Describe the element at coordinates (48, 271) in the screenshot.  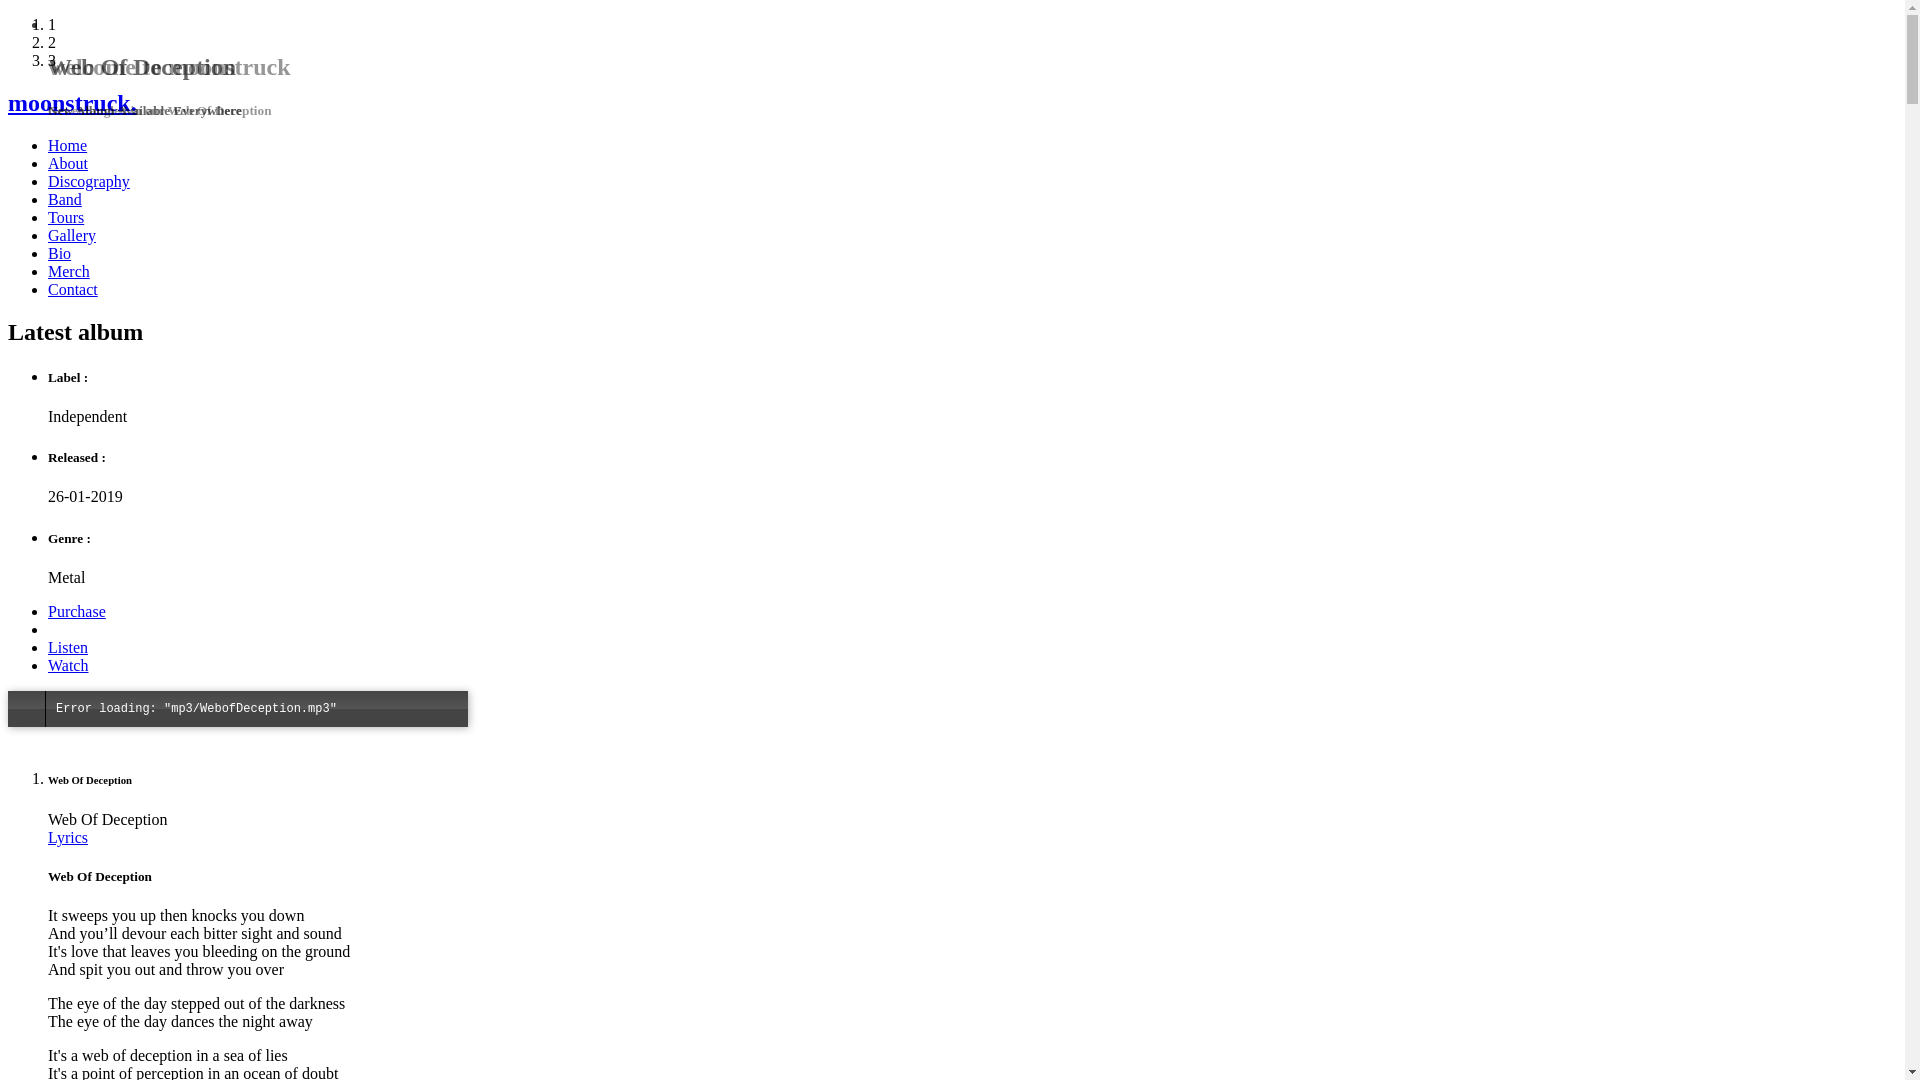
I see `'Merch'` at that location.